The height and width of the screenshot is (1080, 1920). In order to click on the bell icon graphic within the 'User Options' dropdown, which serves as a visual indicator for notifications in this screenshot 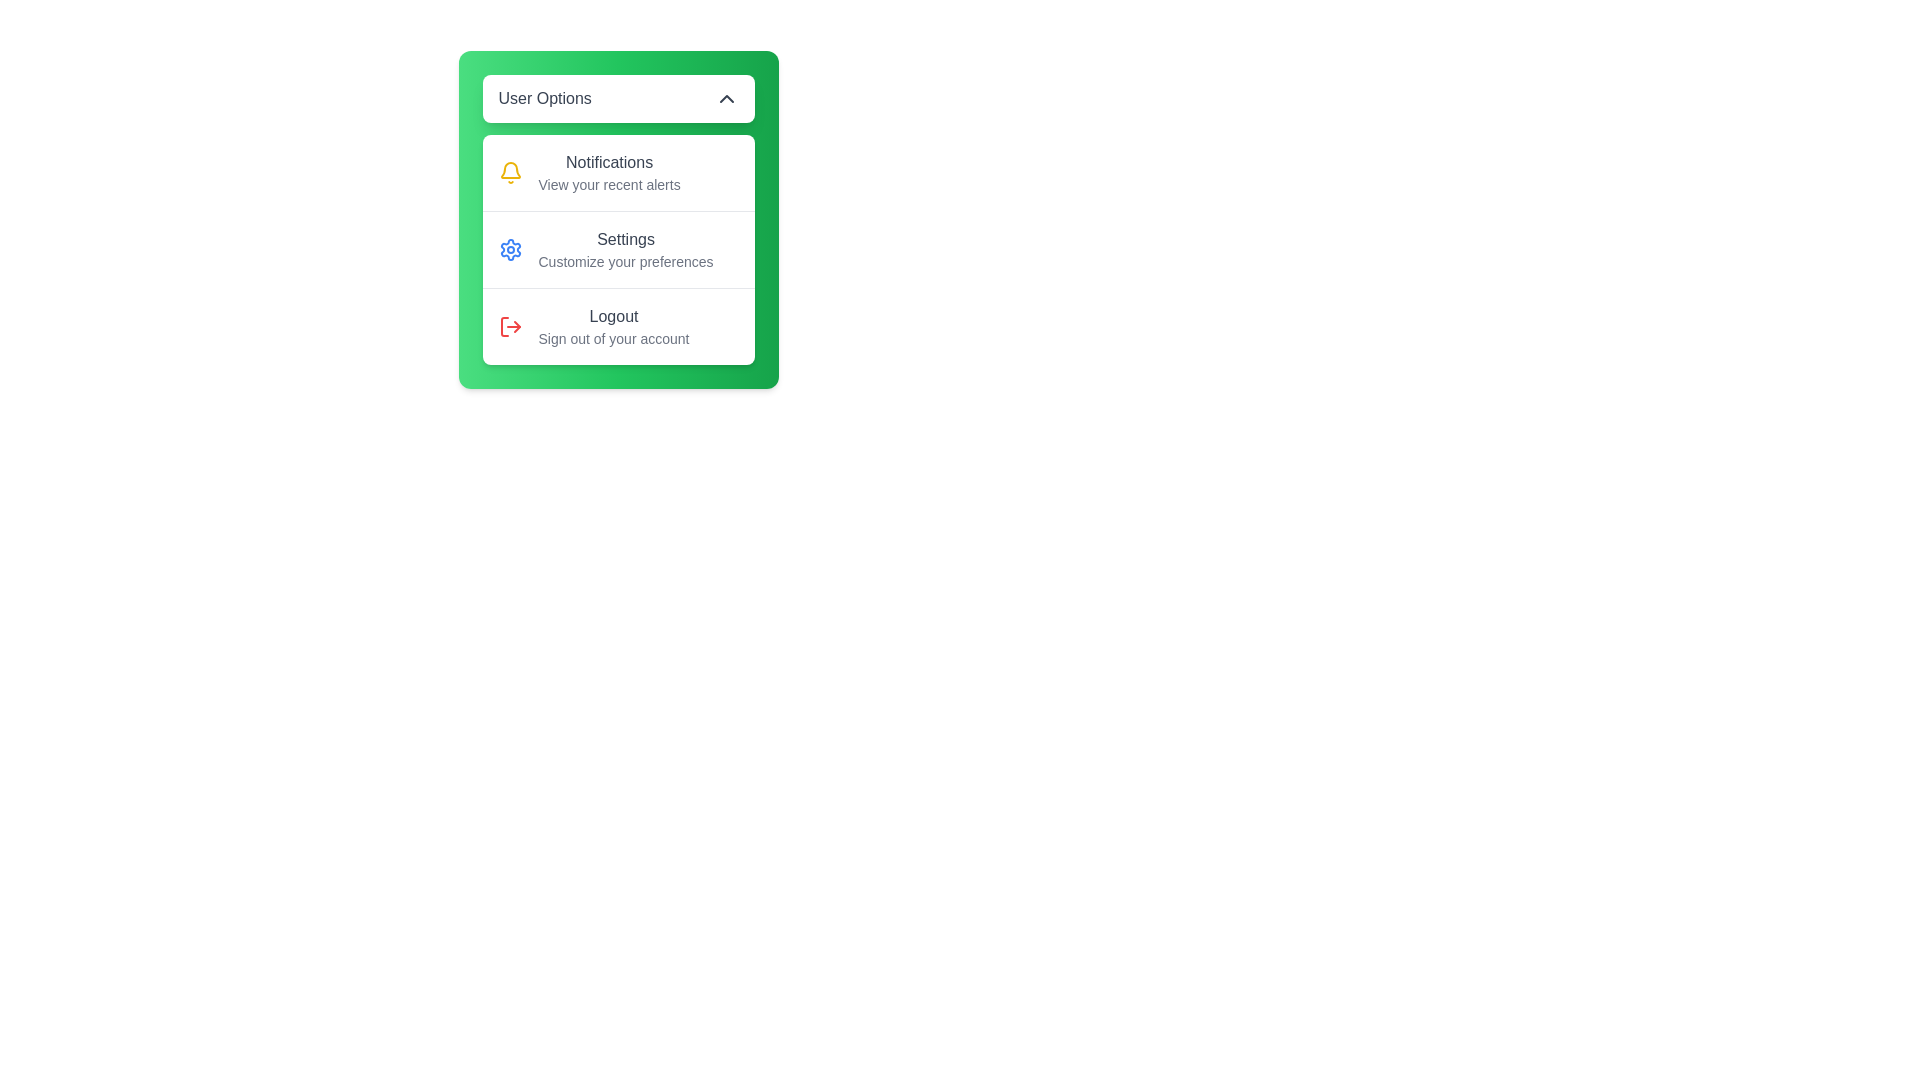, I will do `click(510, 169)`.